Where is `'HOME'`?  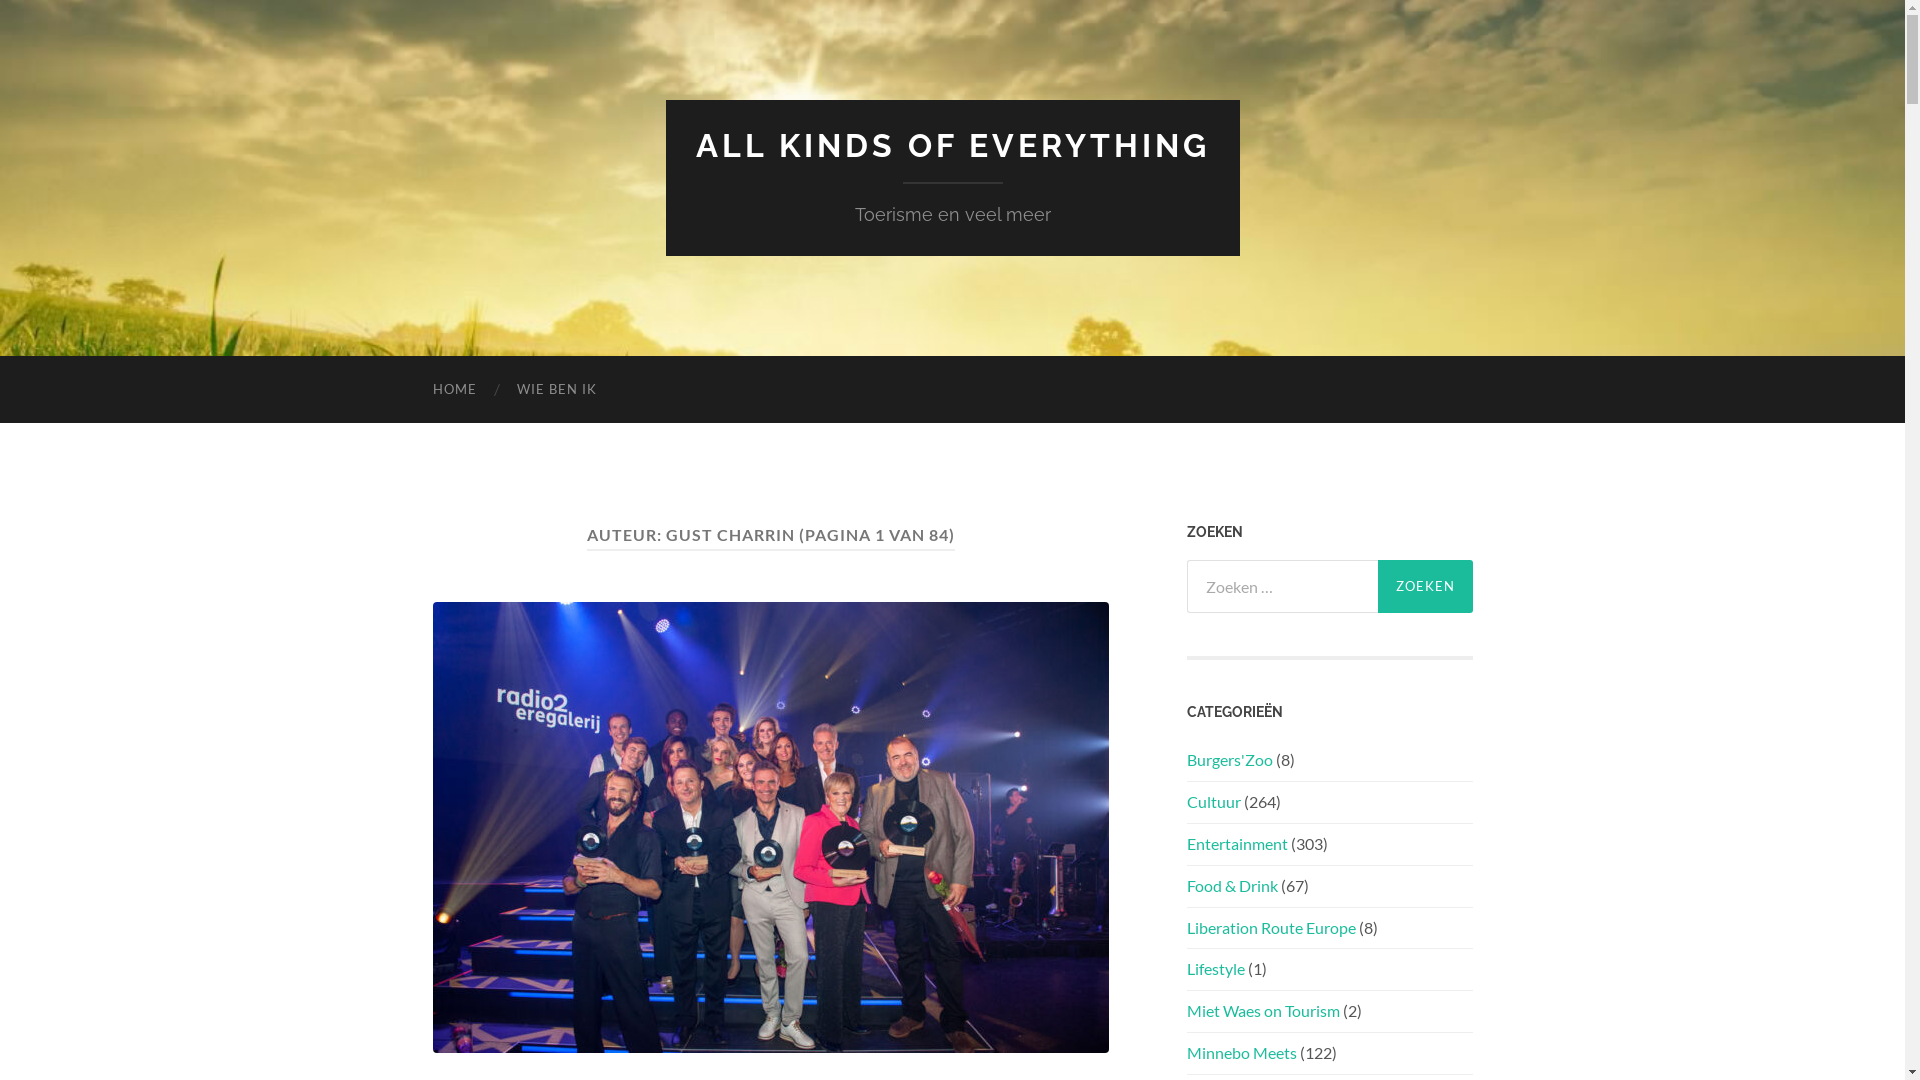
'HOME' is located at coordinates (411, 389).